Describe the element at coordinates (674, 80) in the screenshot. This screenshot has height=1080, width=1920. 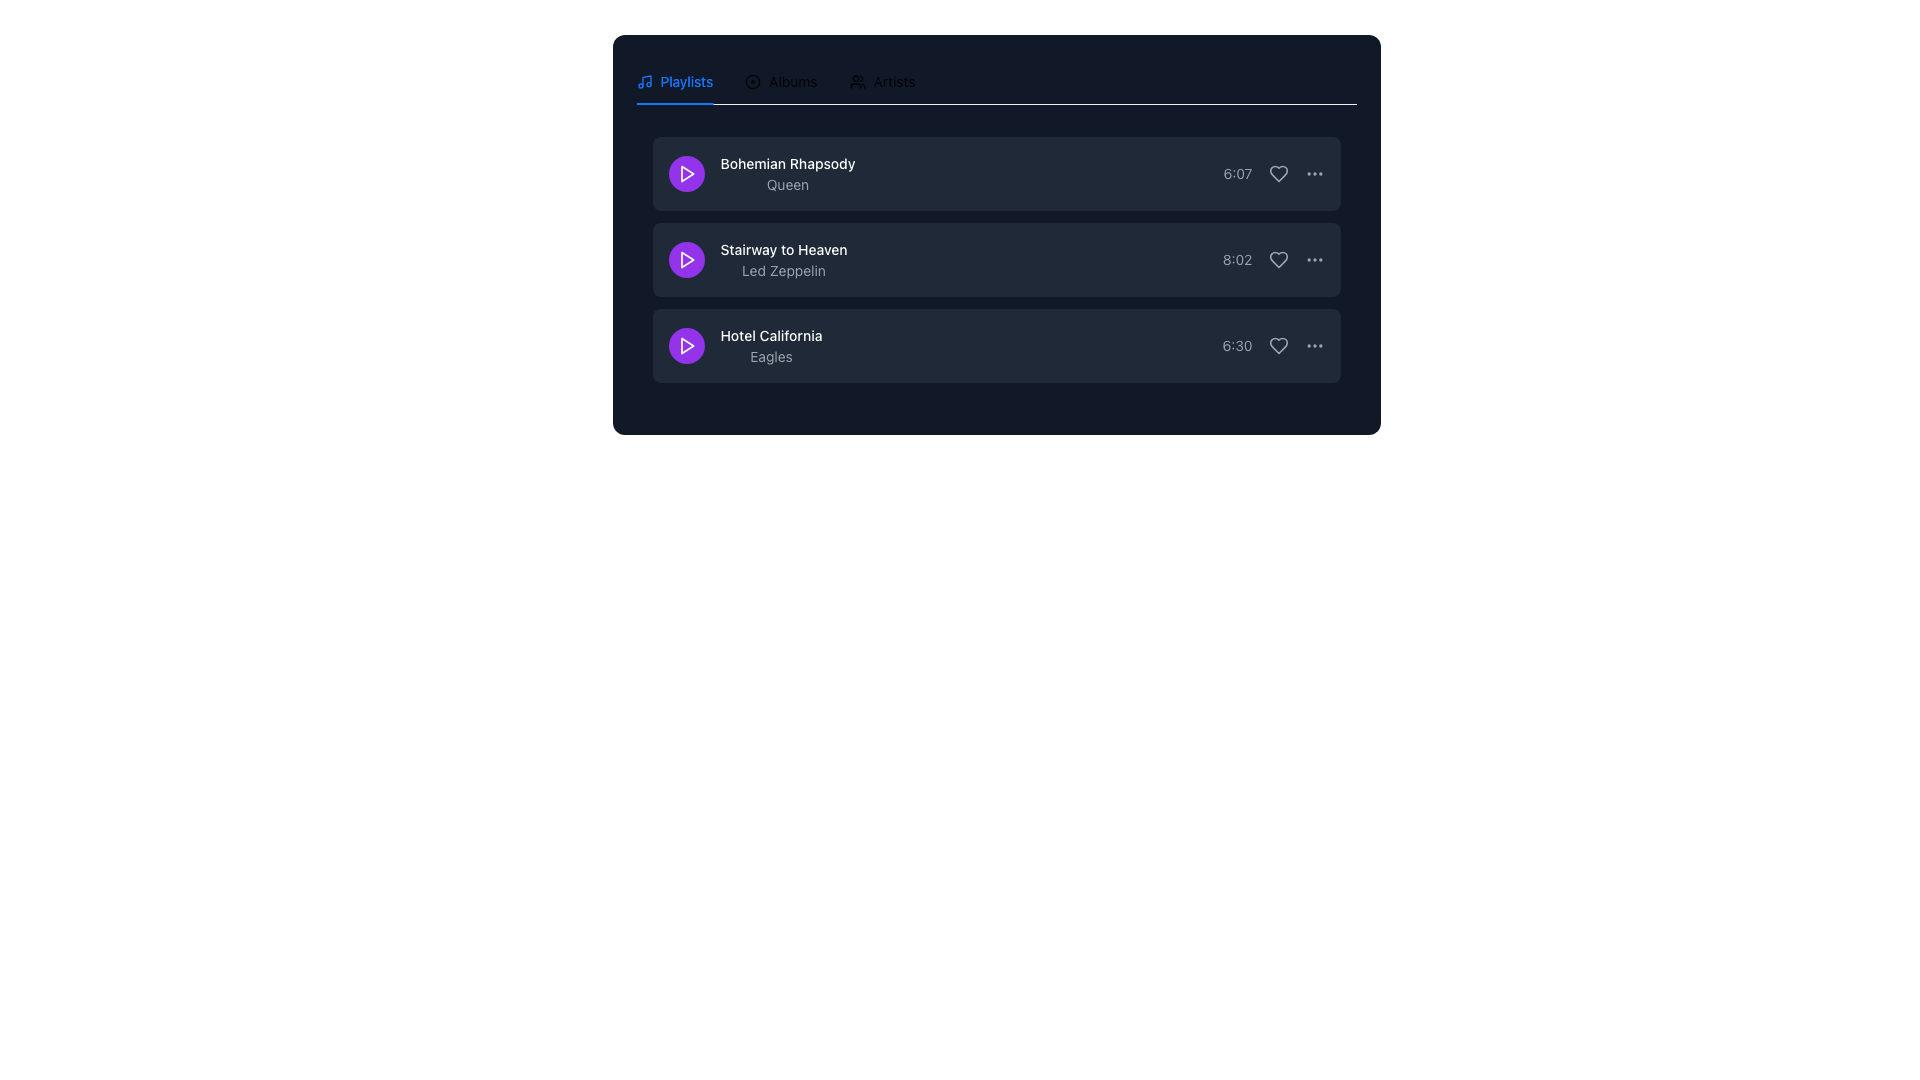
I see `the 'Playlists' tab, which is the first tab in the tab group and is styled in blue on a dark background` at that location.